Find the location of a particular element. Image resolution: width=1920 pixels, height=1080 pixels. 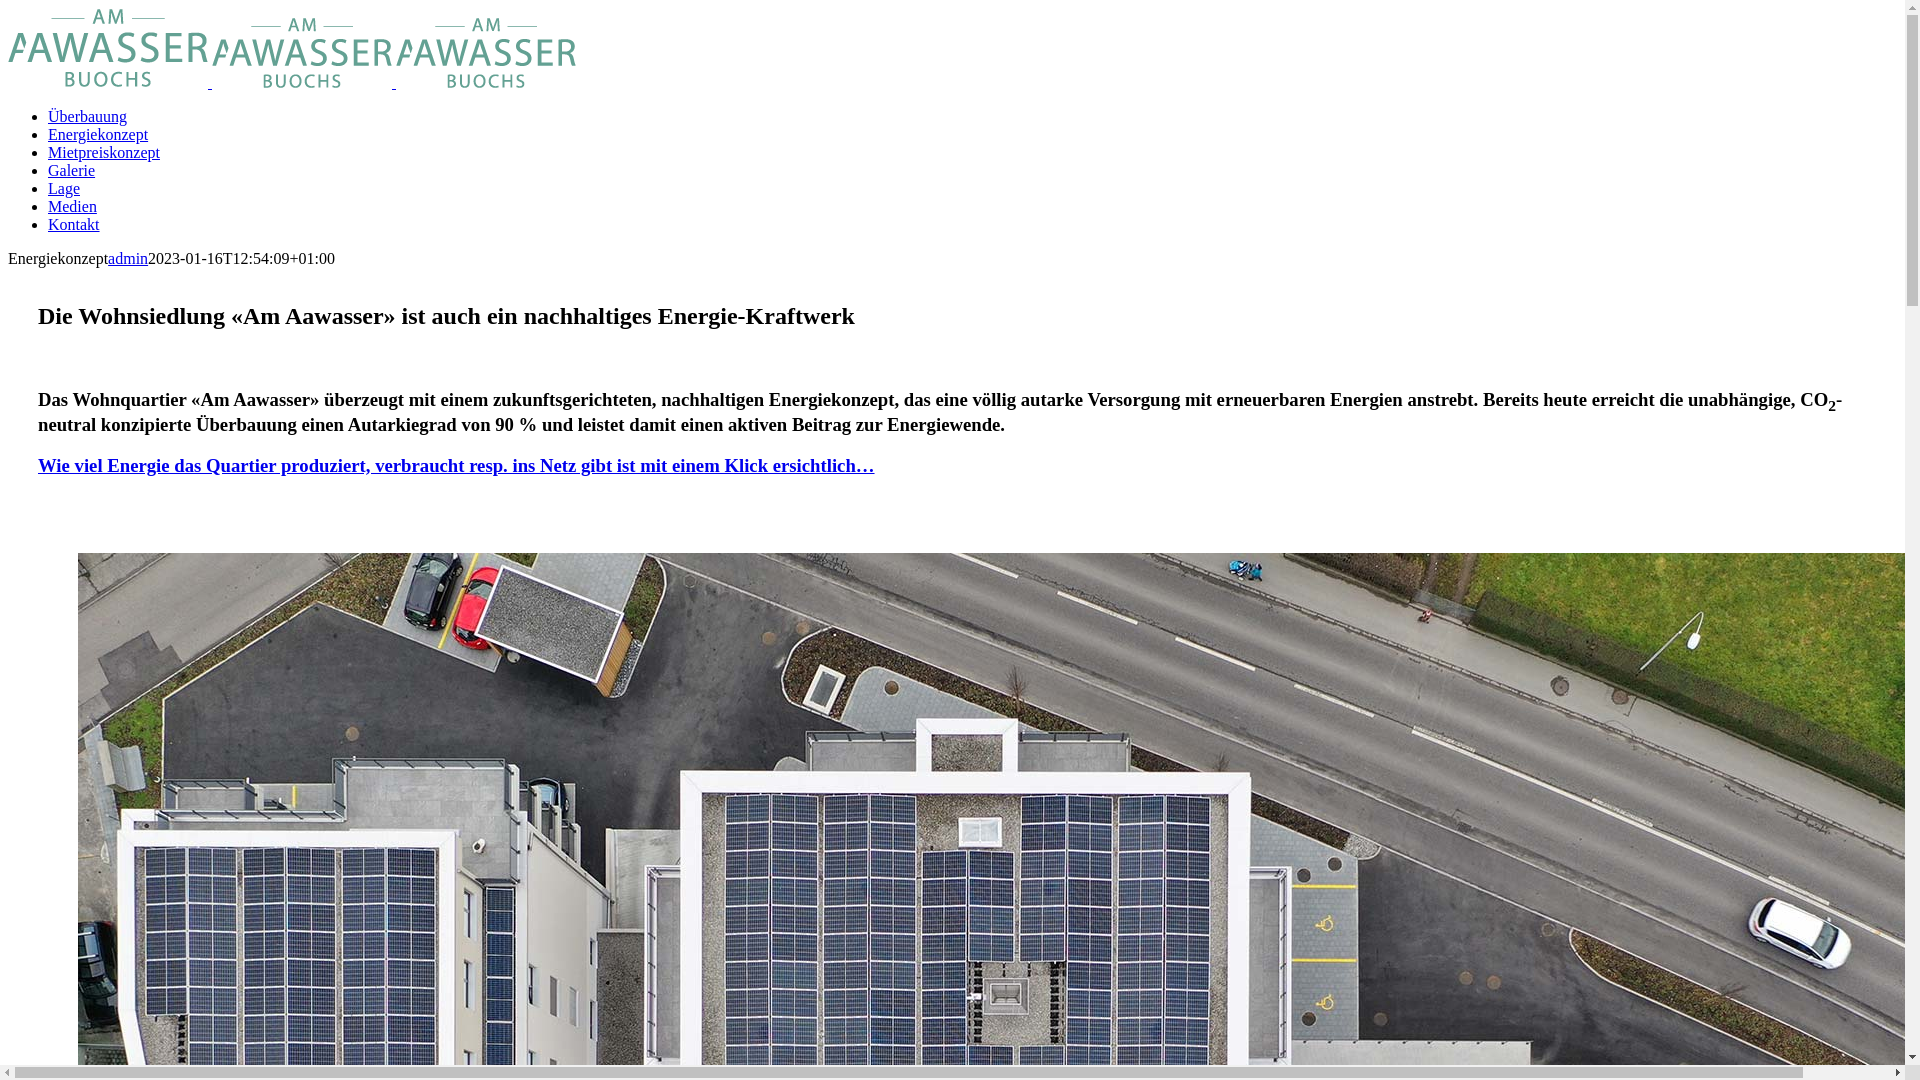

'Kontakt' is located at coordinates (73, 224).